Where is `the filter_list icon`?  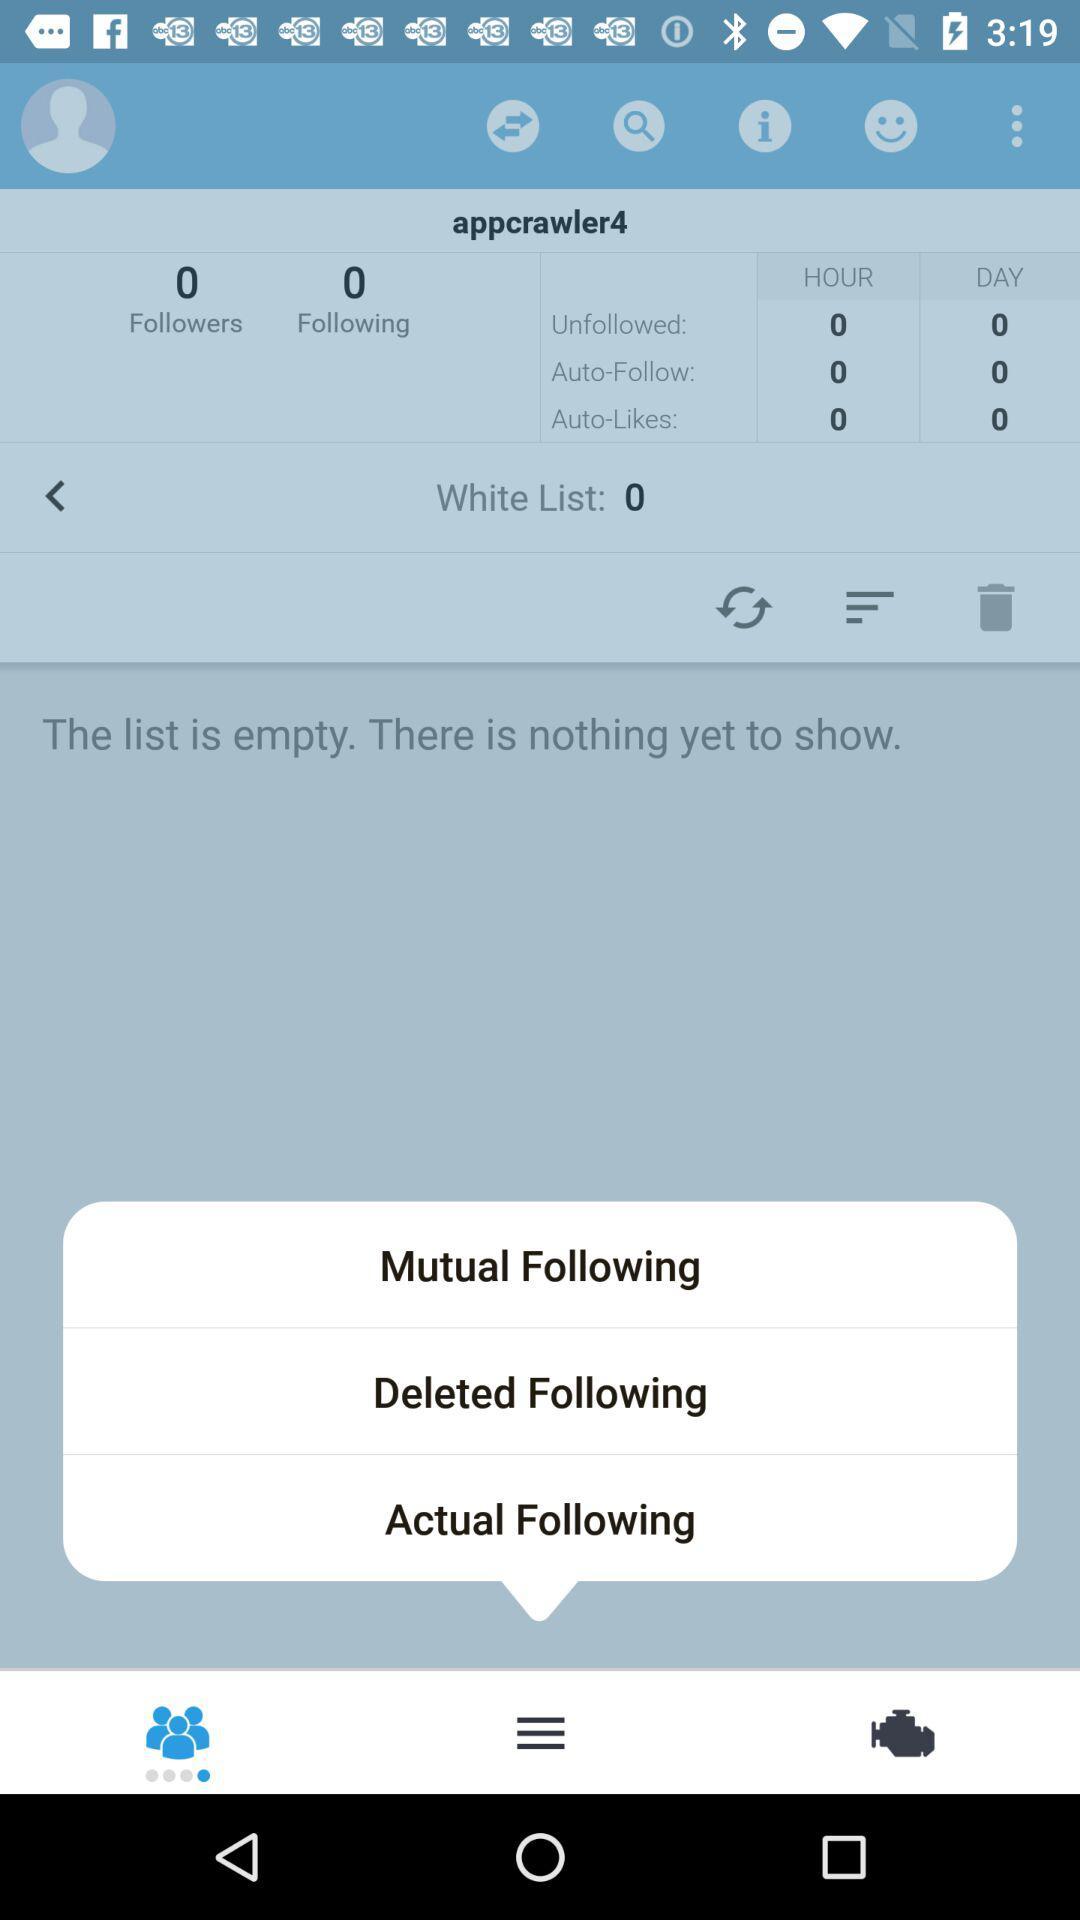 the filter_list icon is located at coordinates (869, 606).